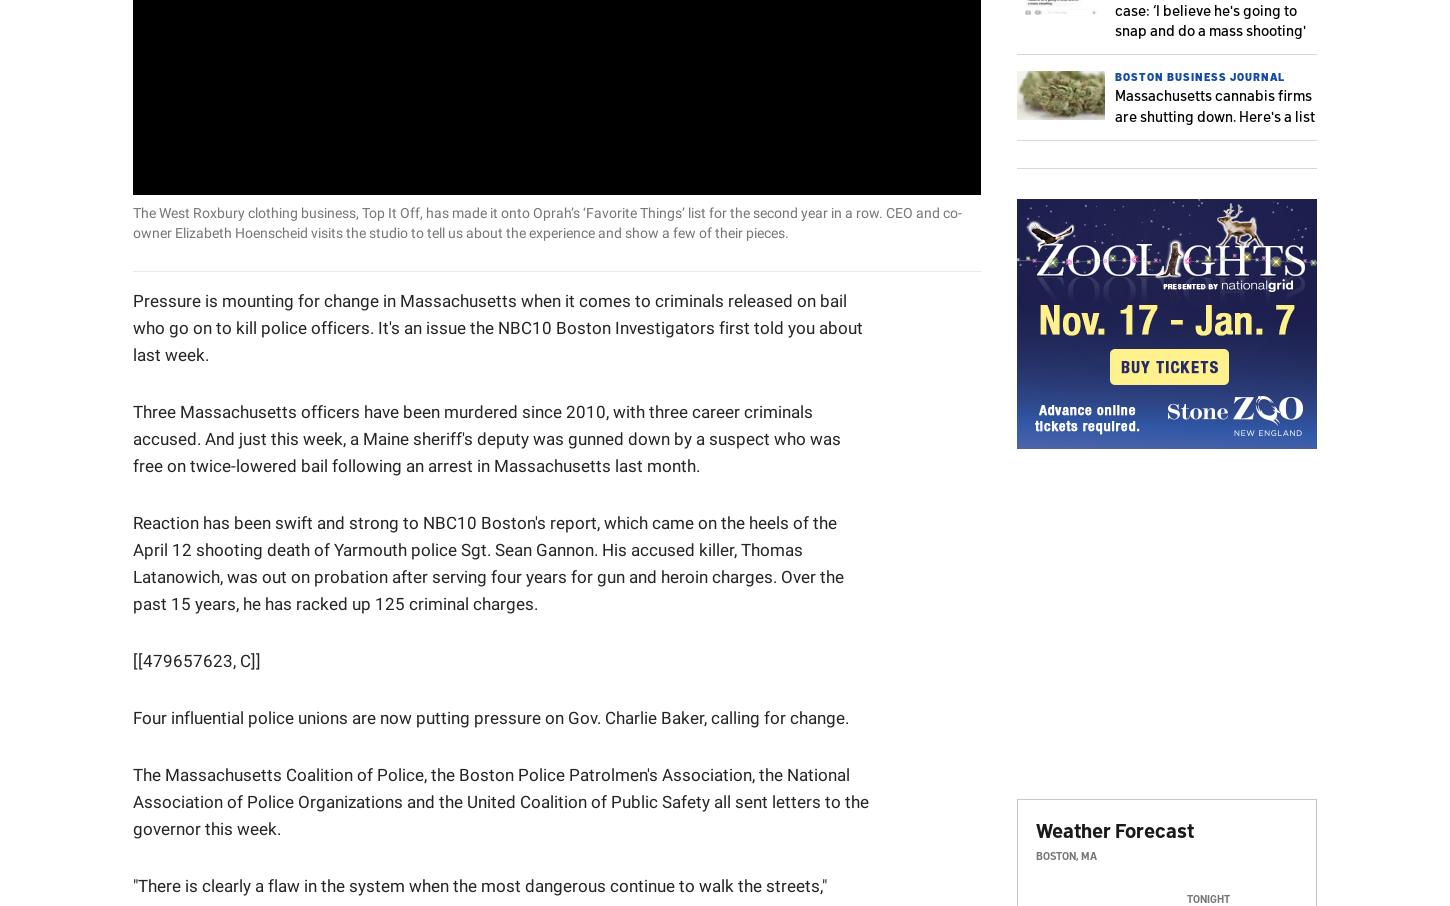  What do you see at coordinates (487, 437) in the screenshot?
I see `'Three Massachusetts officers have been murdered since 2010, with three career criminals accused. And just this week, a Maine sheriff's deputy was gunned down by a suspect who was free on twice-lowered bail following an arrest in Massachusetts last month.'` at bounding box center [487, 437].